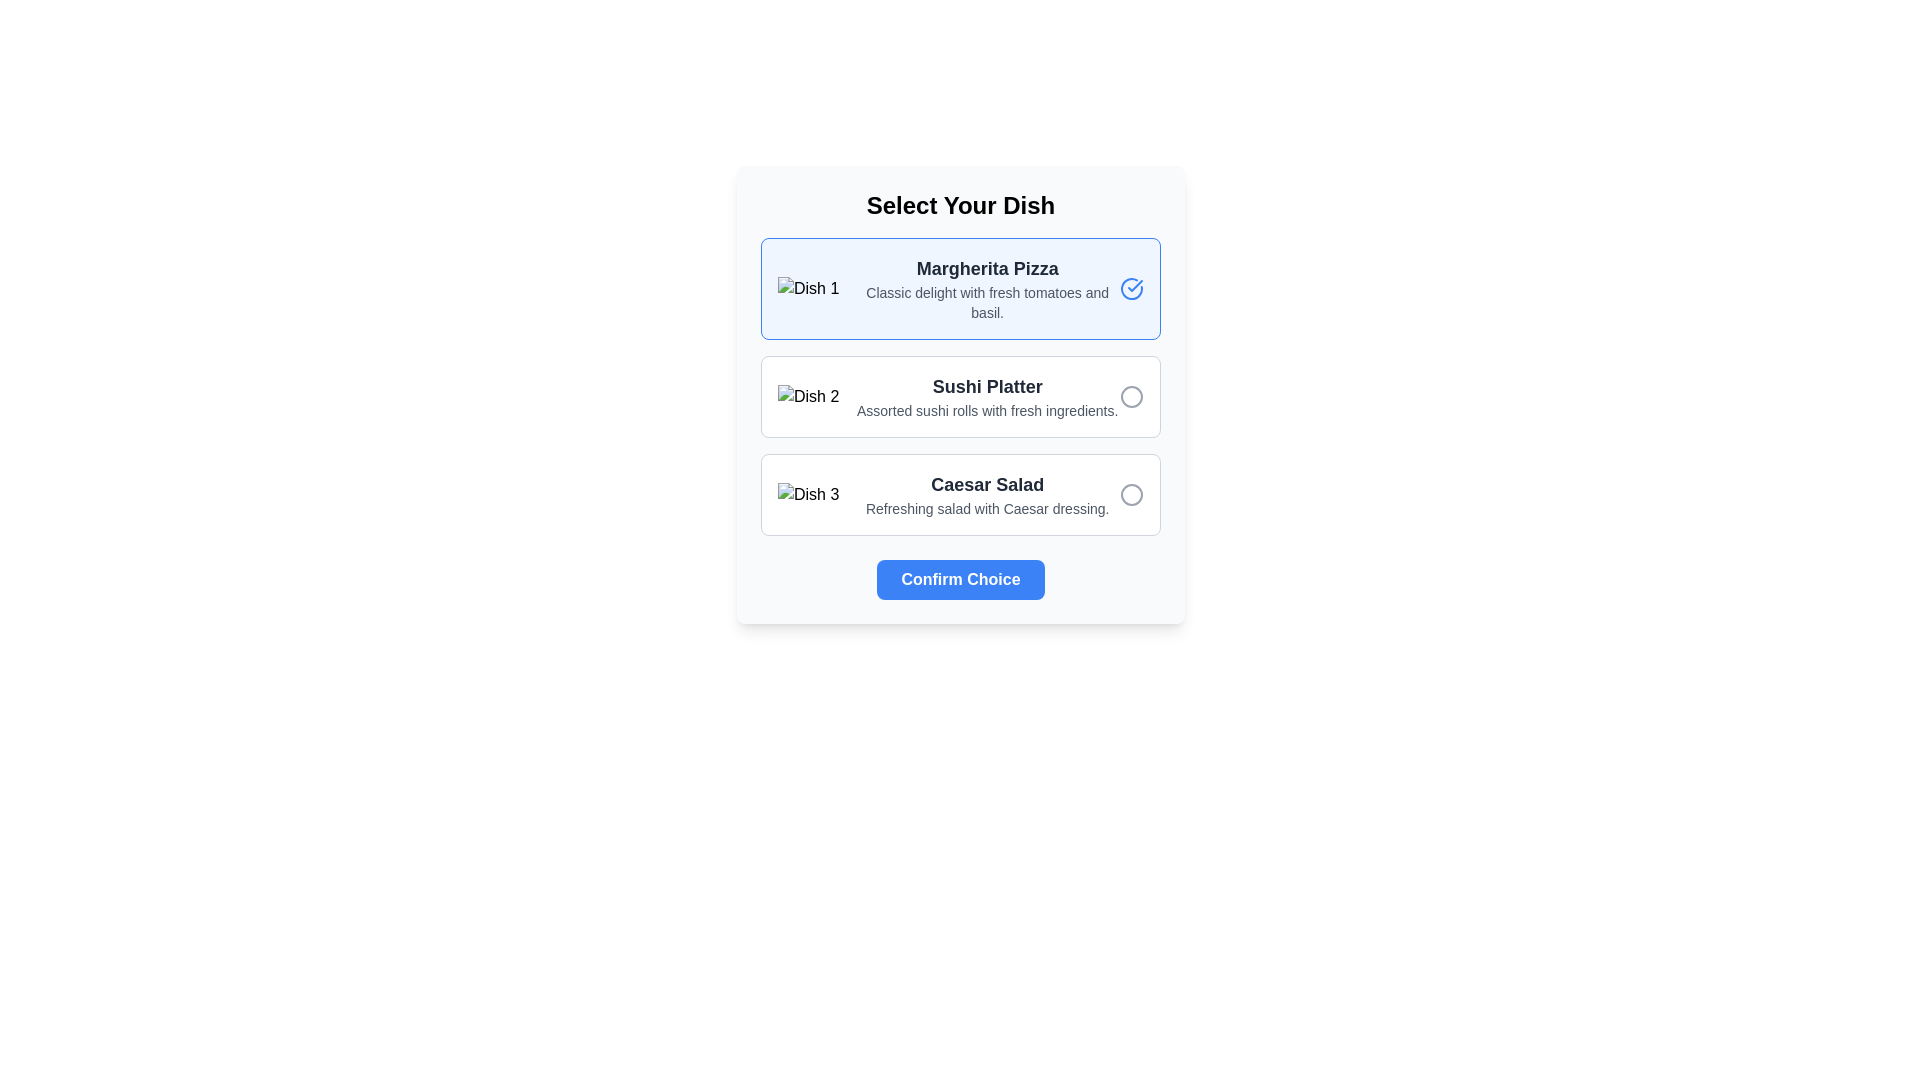 Image resolution: width=1920 pixels, height=1080 pixels. Describe the element at coordinates (1132, 494) in the screenshot. I see `the radio button-like icon indicating the selectable option for the 'Caesar Salad' item, located on the right-hand side of the option` at that location.